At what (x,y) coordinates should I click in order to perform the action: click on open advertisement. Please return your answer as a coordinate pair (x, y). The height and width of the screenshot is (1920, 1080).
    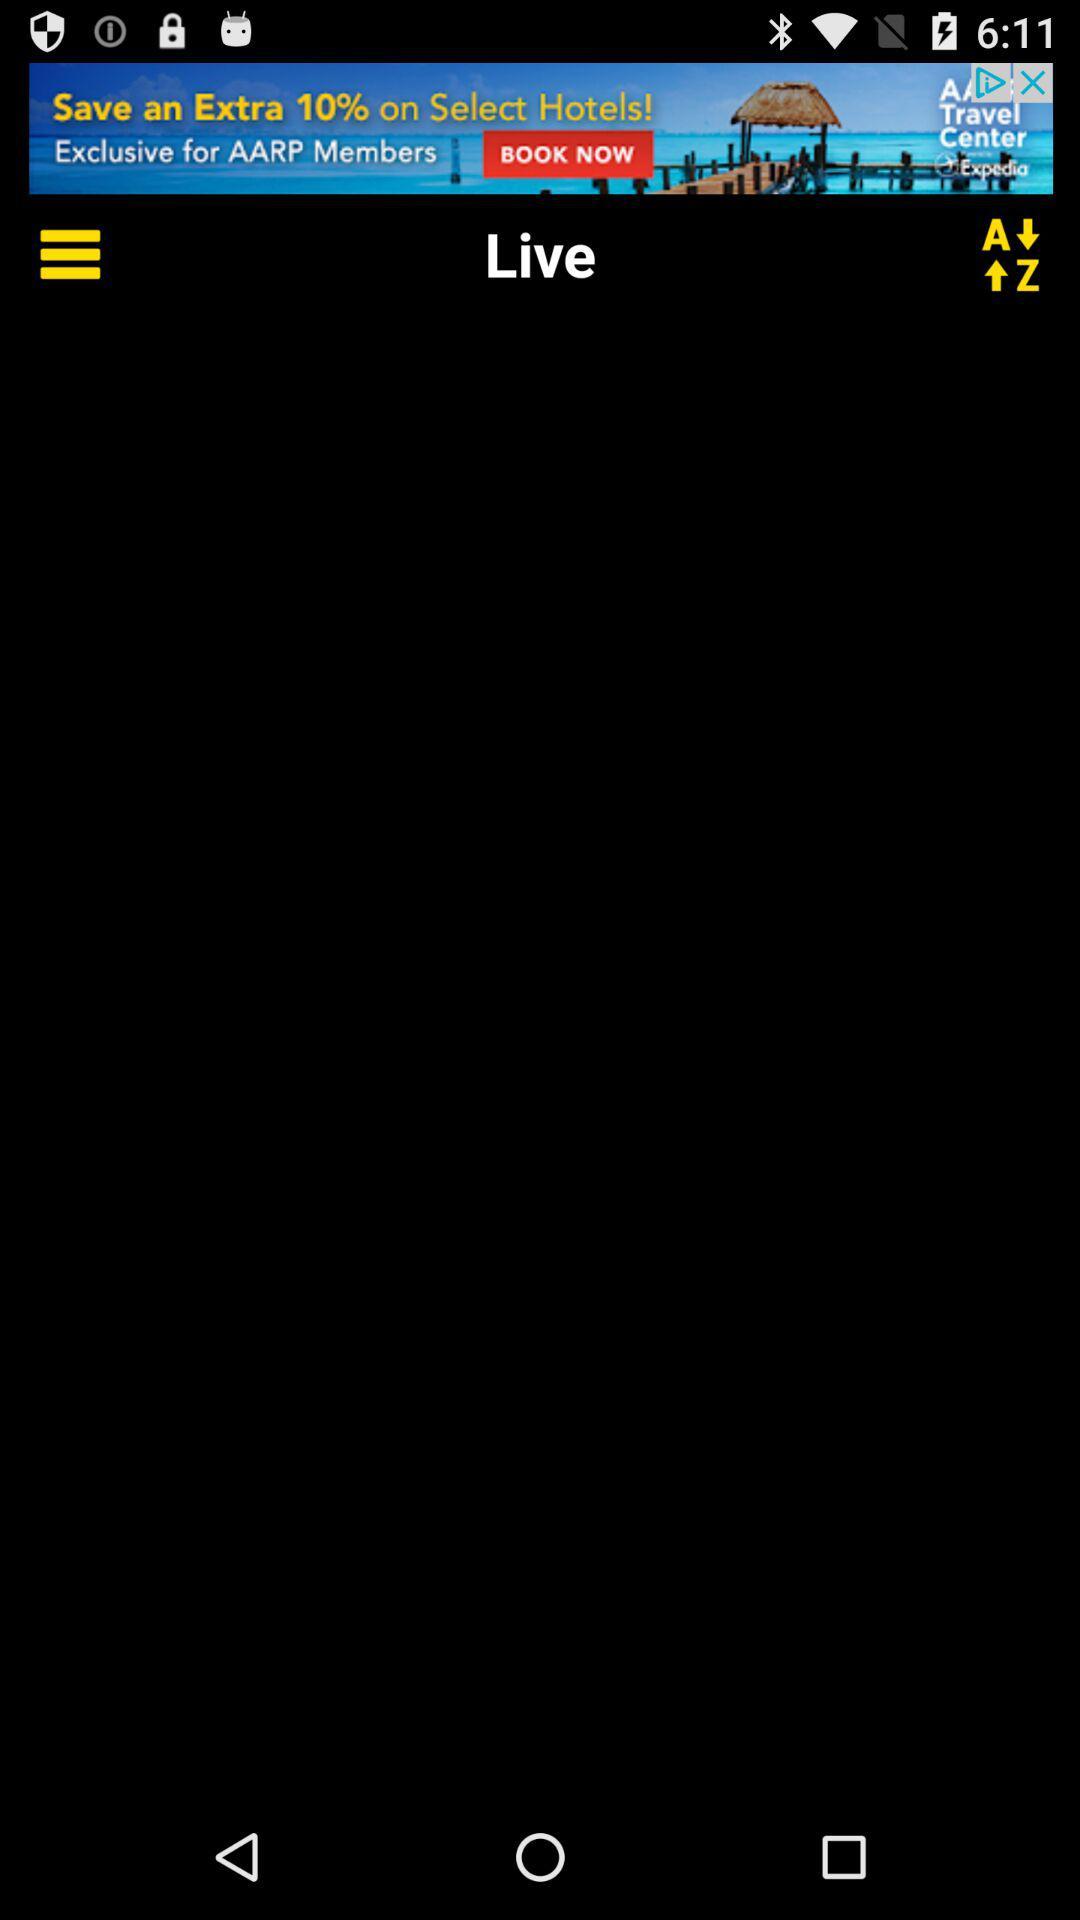
    Looking at the image, I should click on (540, 127).